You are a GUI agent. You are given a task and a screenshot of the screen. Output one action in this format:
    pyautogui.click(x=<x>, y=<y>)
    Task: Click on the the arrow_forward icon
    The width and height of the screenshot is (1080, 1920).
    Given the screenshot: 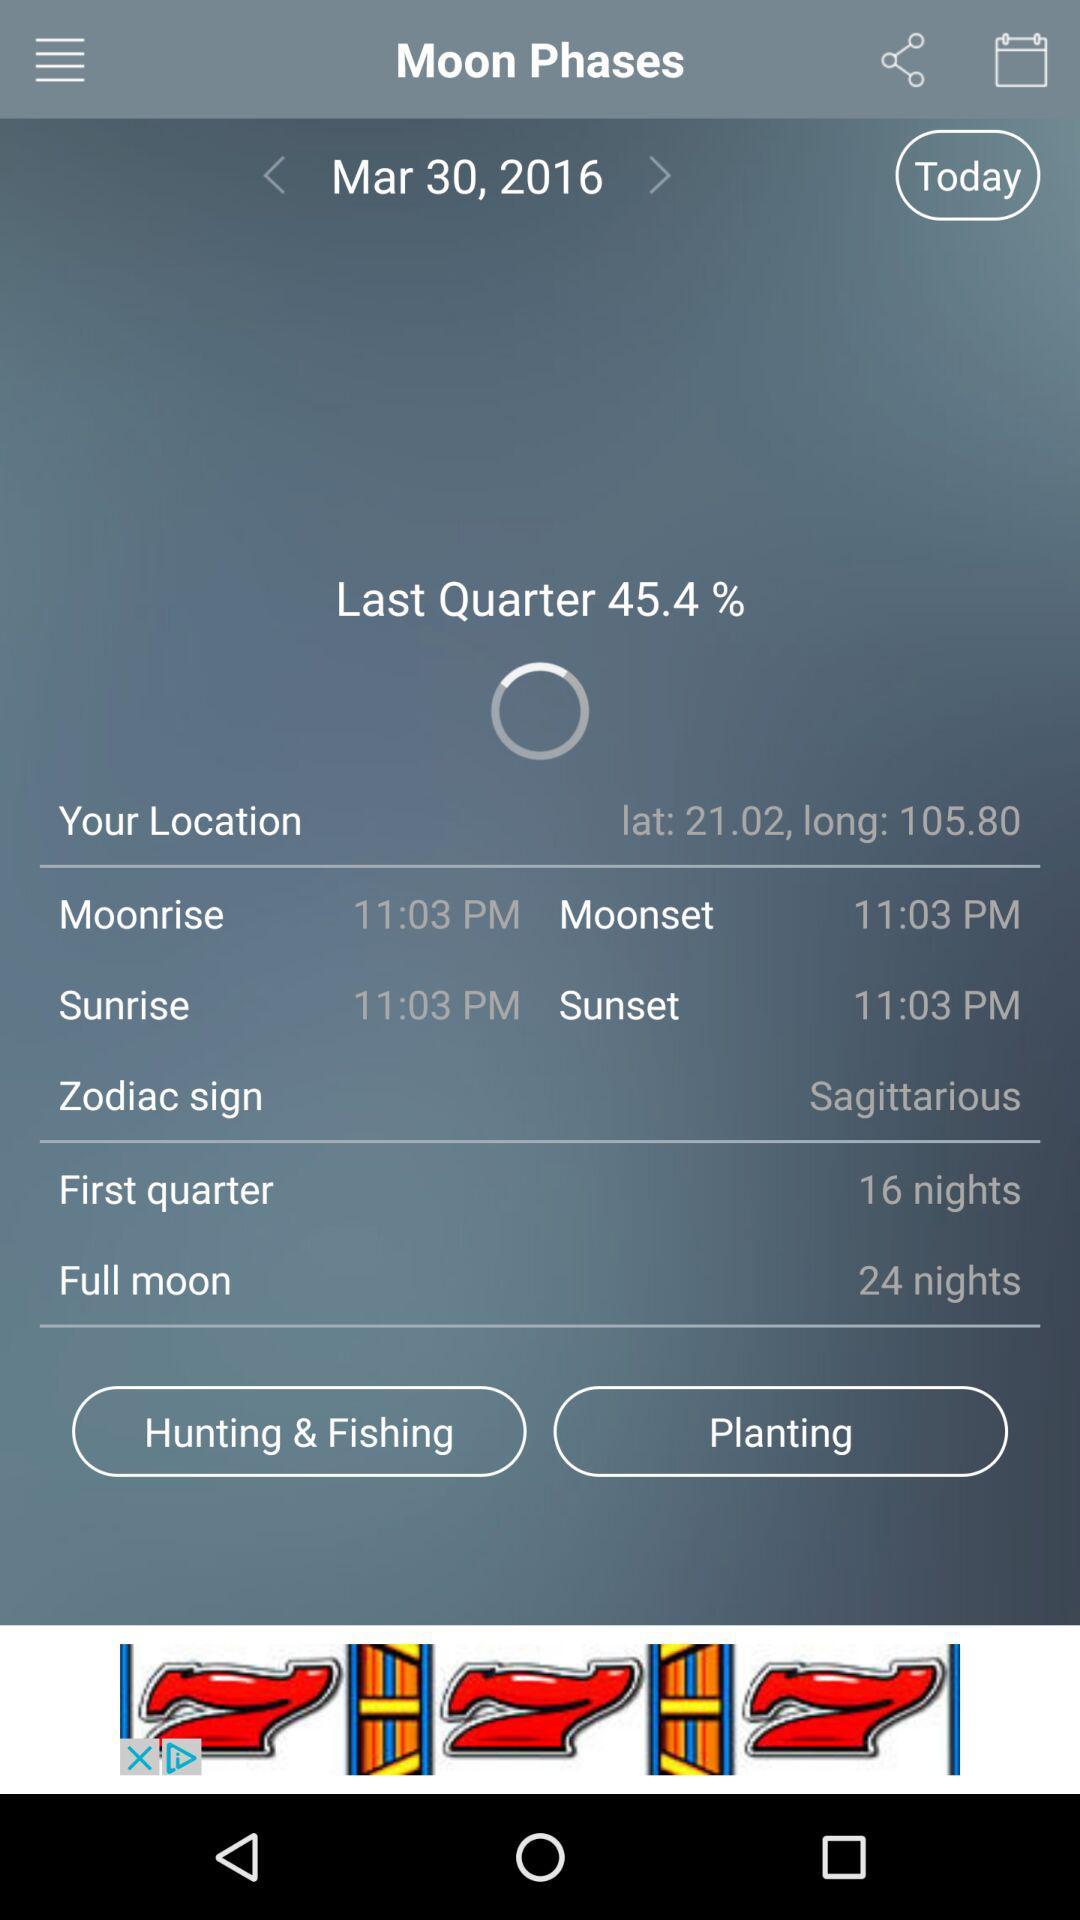 What is the action you would take?
    pyautogui.click(x=660, y=187)
    